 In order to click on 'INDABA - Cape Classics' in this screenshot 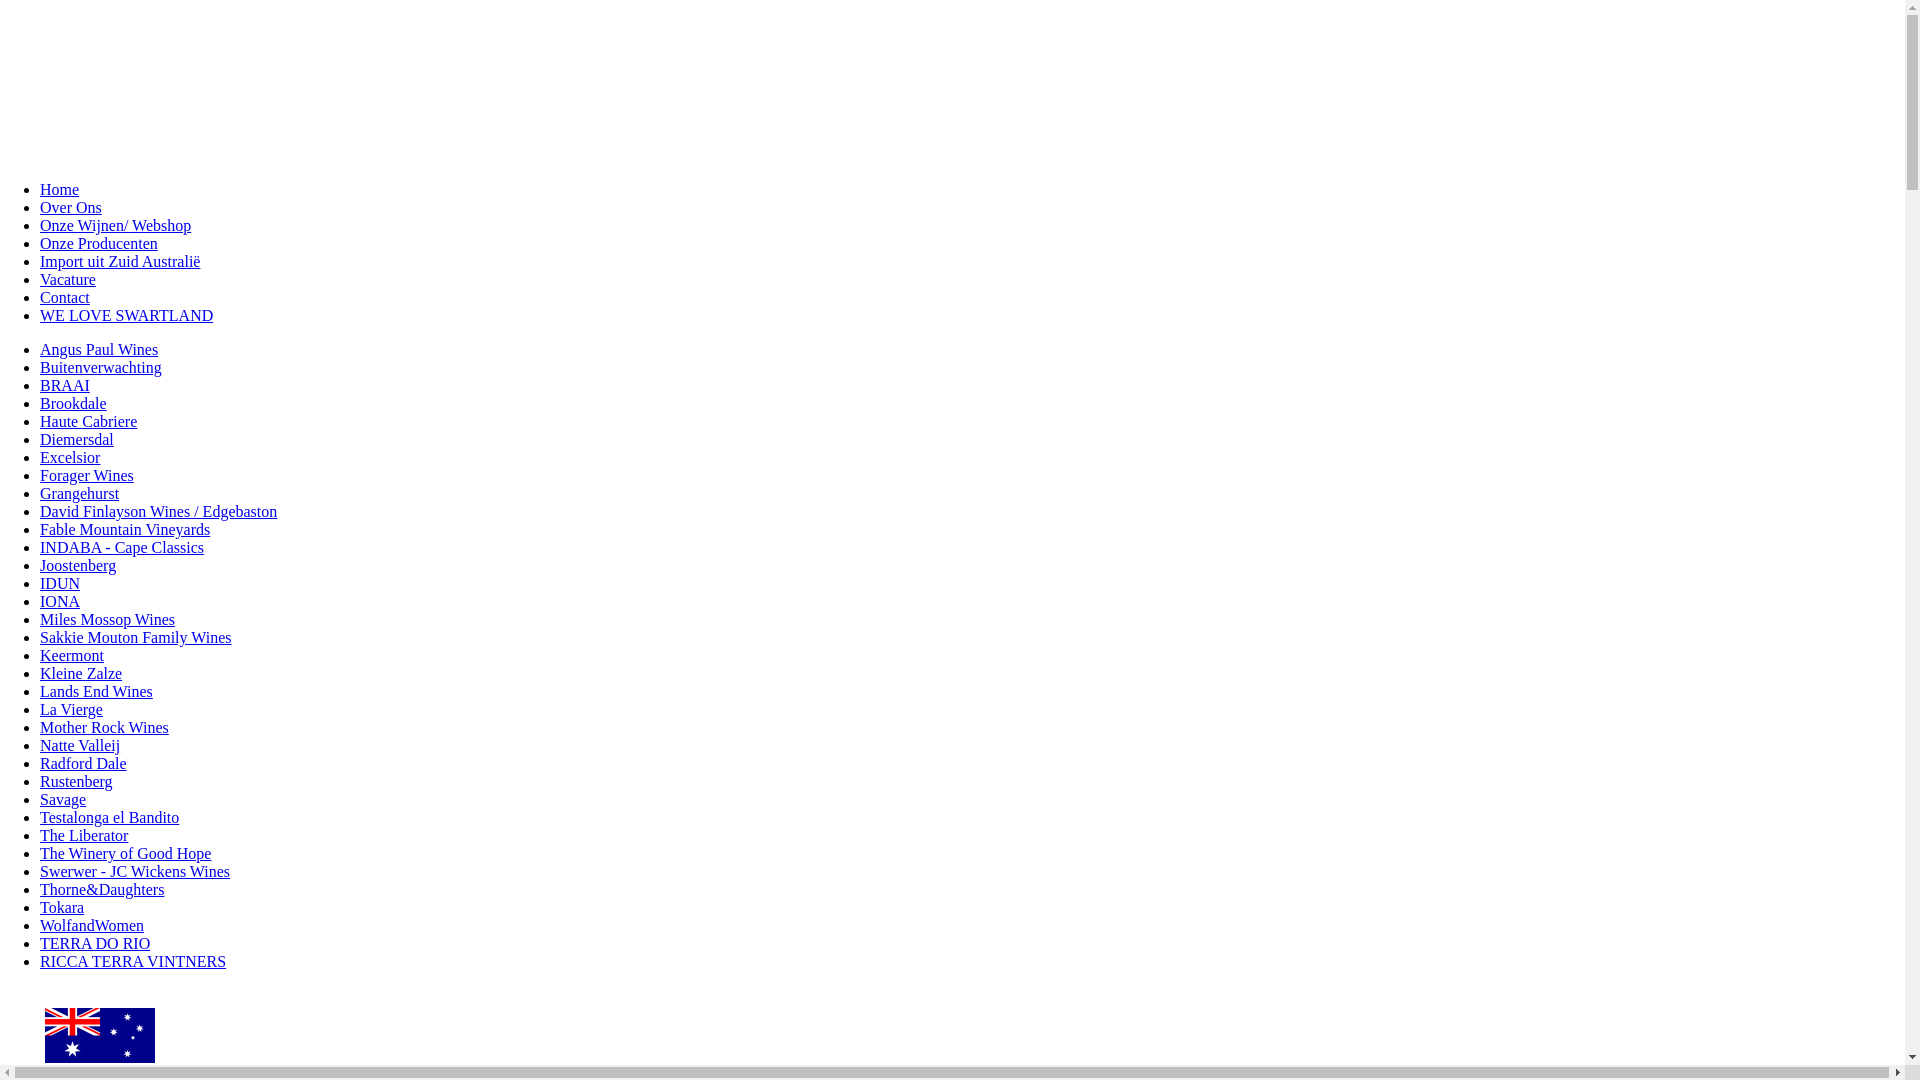, I will do `click(120, 547)`.